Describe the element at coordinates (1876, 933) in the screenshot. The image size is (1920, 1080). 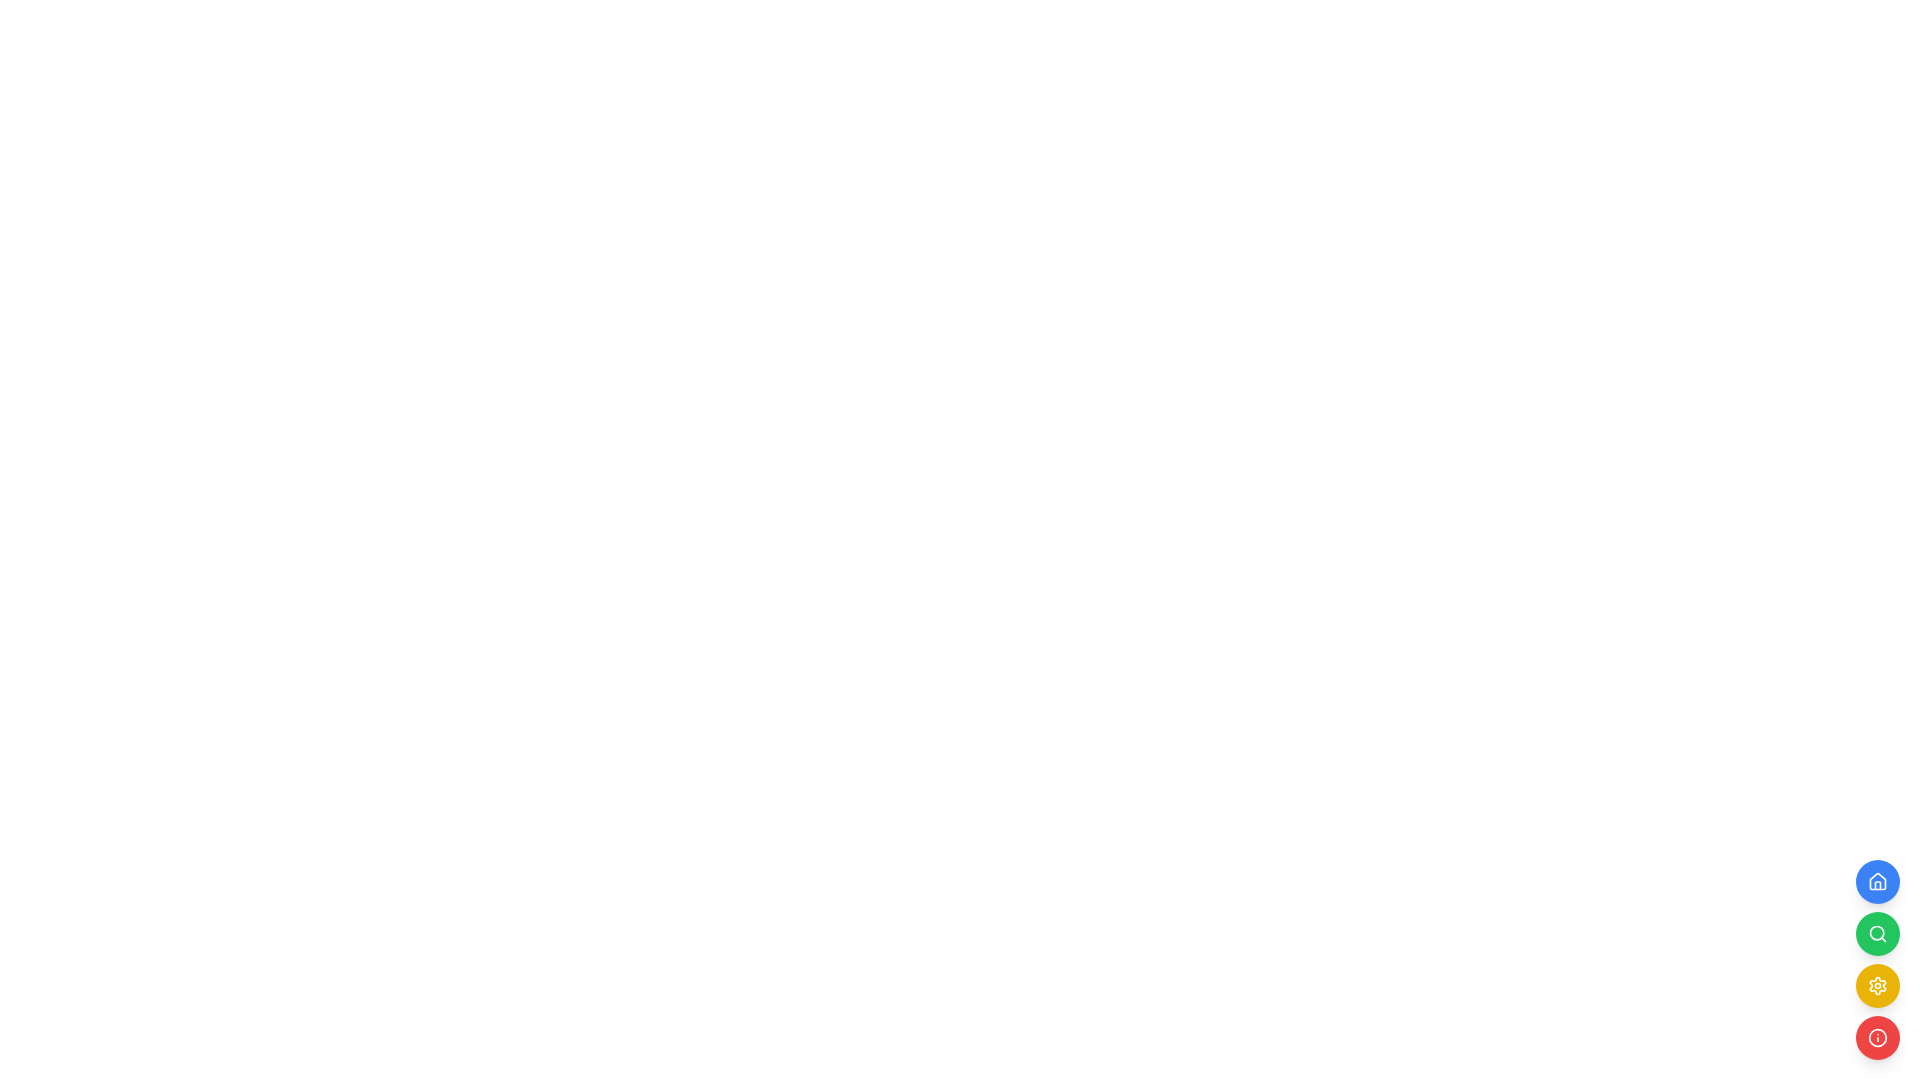
I see `the circular green button with a search icon` at that location.